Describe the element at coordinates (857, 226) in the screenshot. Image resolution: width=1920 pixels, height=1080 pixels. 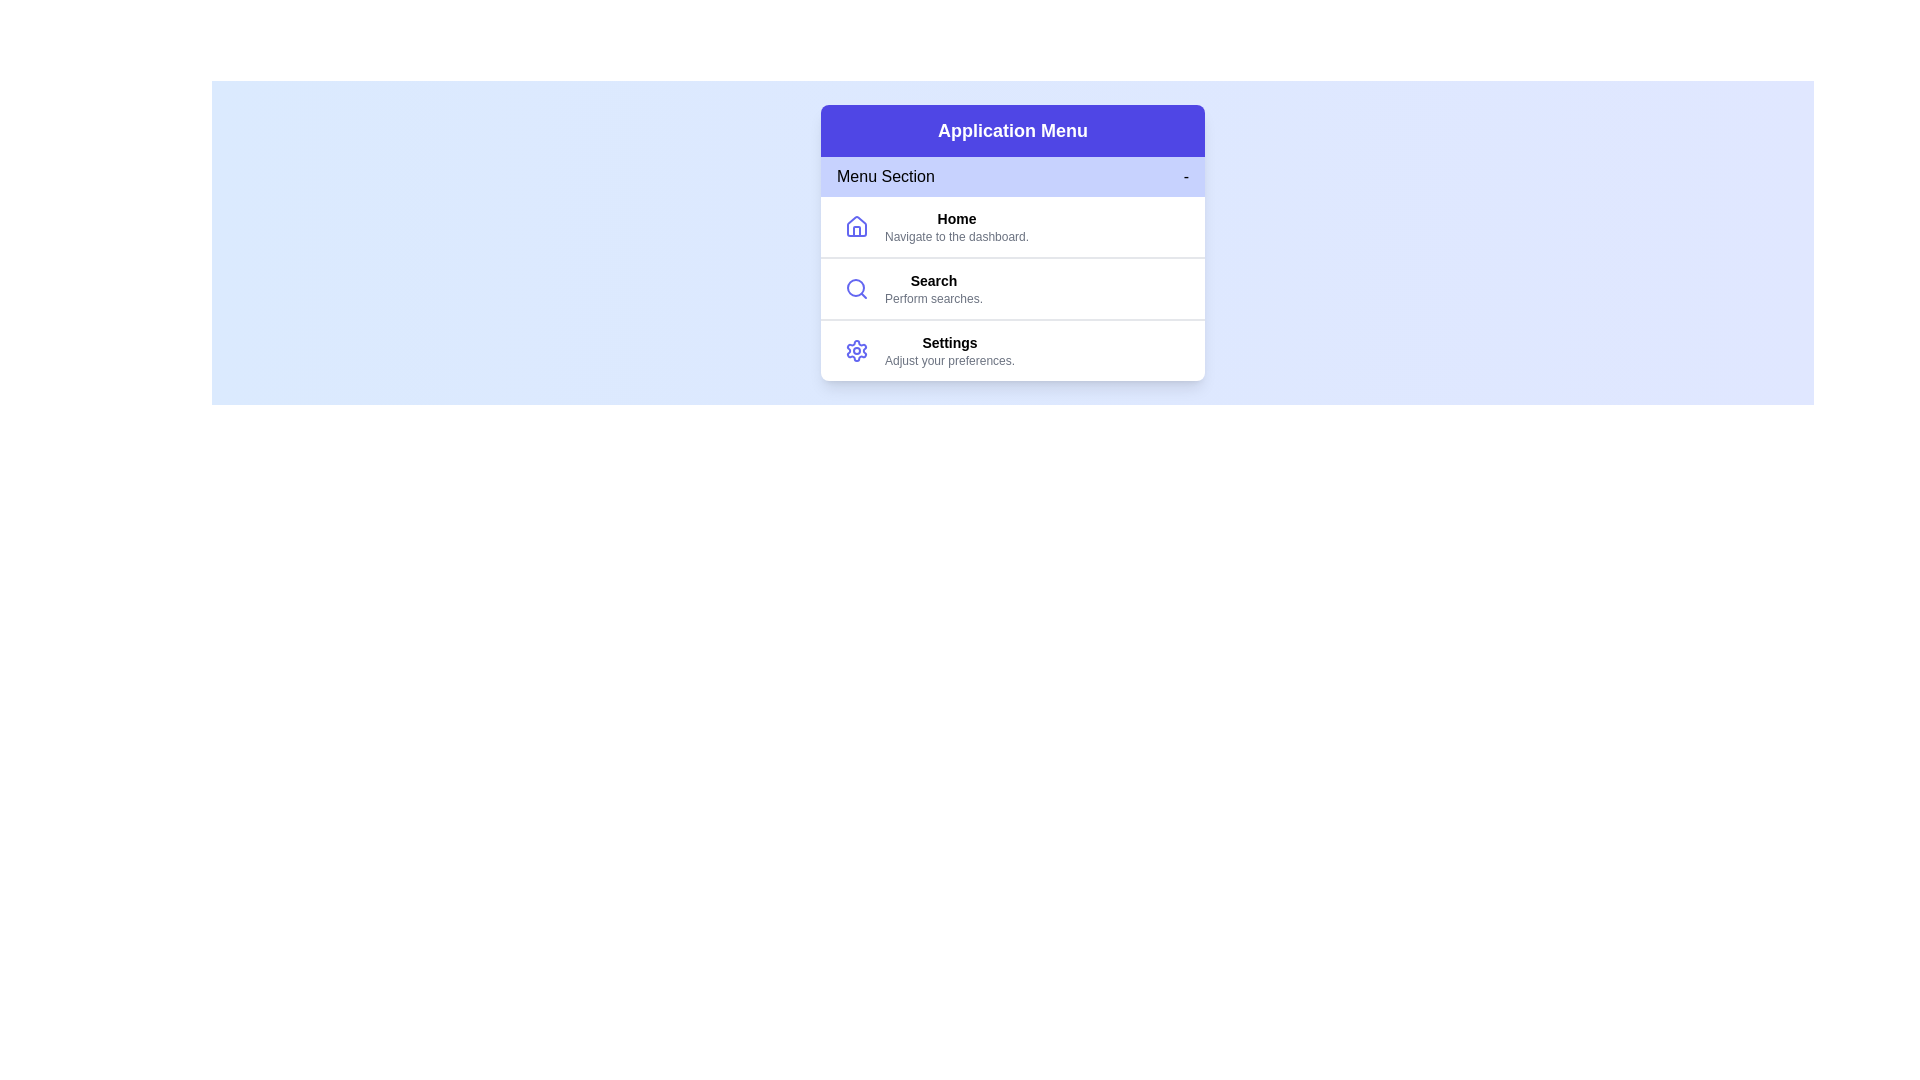
I see `the icon representing Home to inspect it` at that location.